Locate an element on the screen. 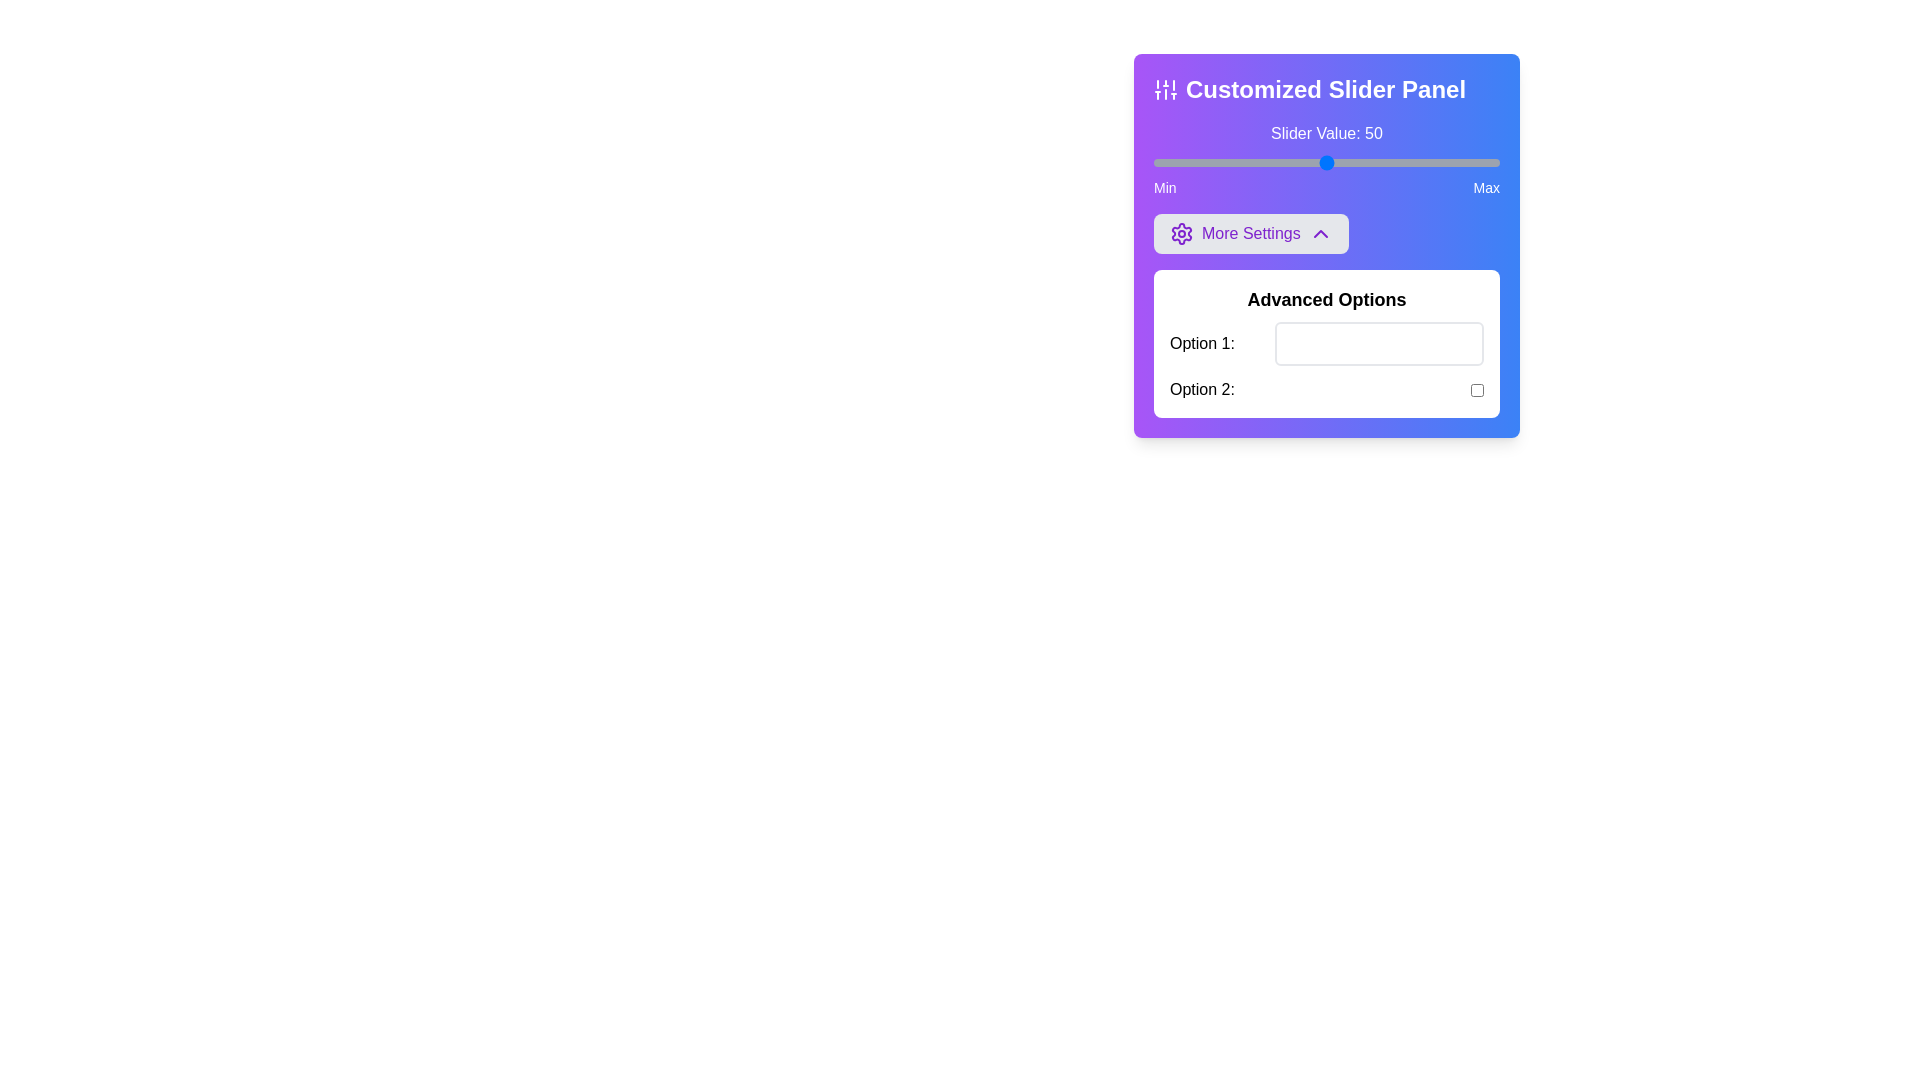  the label element reading 'Option 1:' located within the 'Advanced Options' section, positioned to the left of a text input field is located at coordinates (1201, 342).